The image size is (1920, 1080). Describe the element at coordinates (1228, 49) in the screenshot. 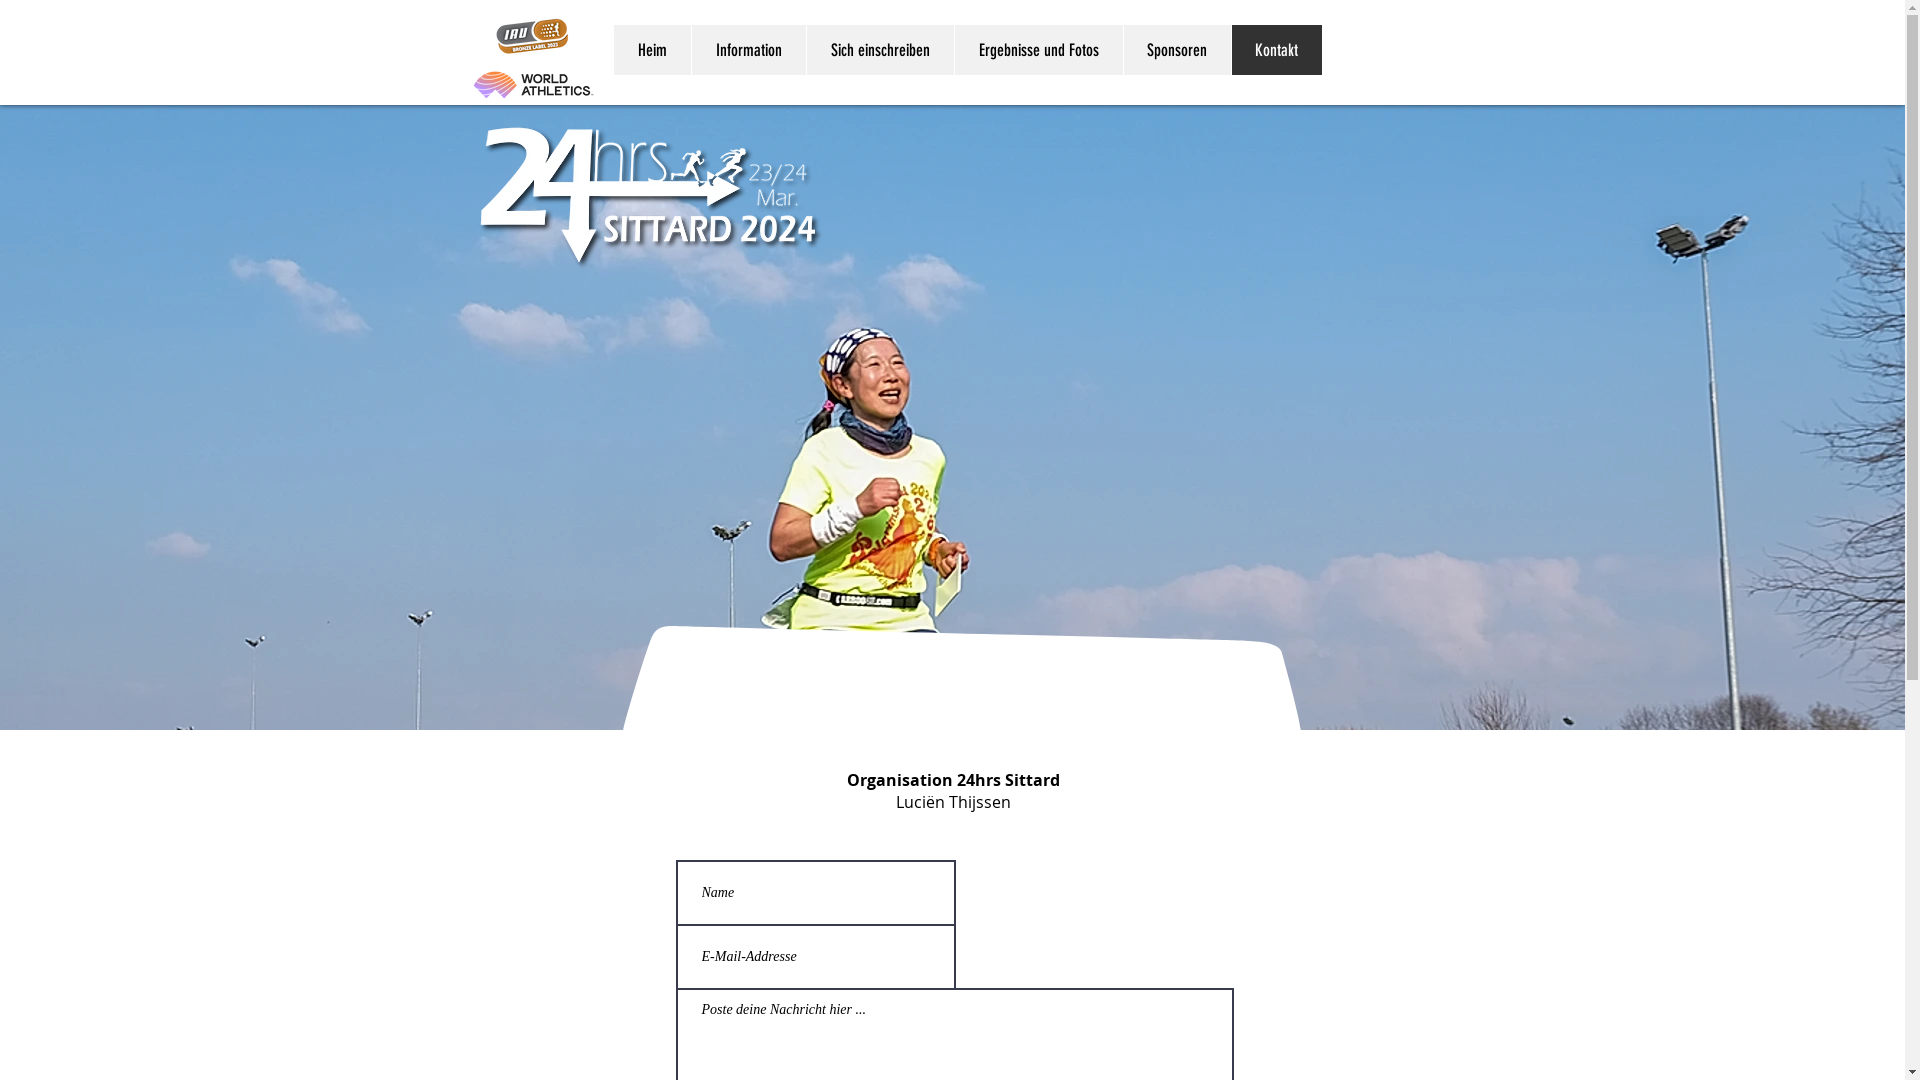

I see `'Kontakt'` at that location.